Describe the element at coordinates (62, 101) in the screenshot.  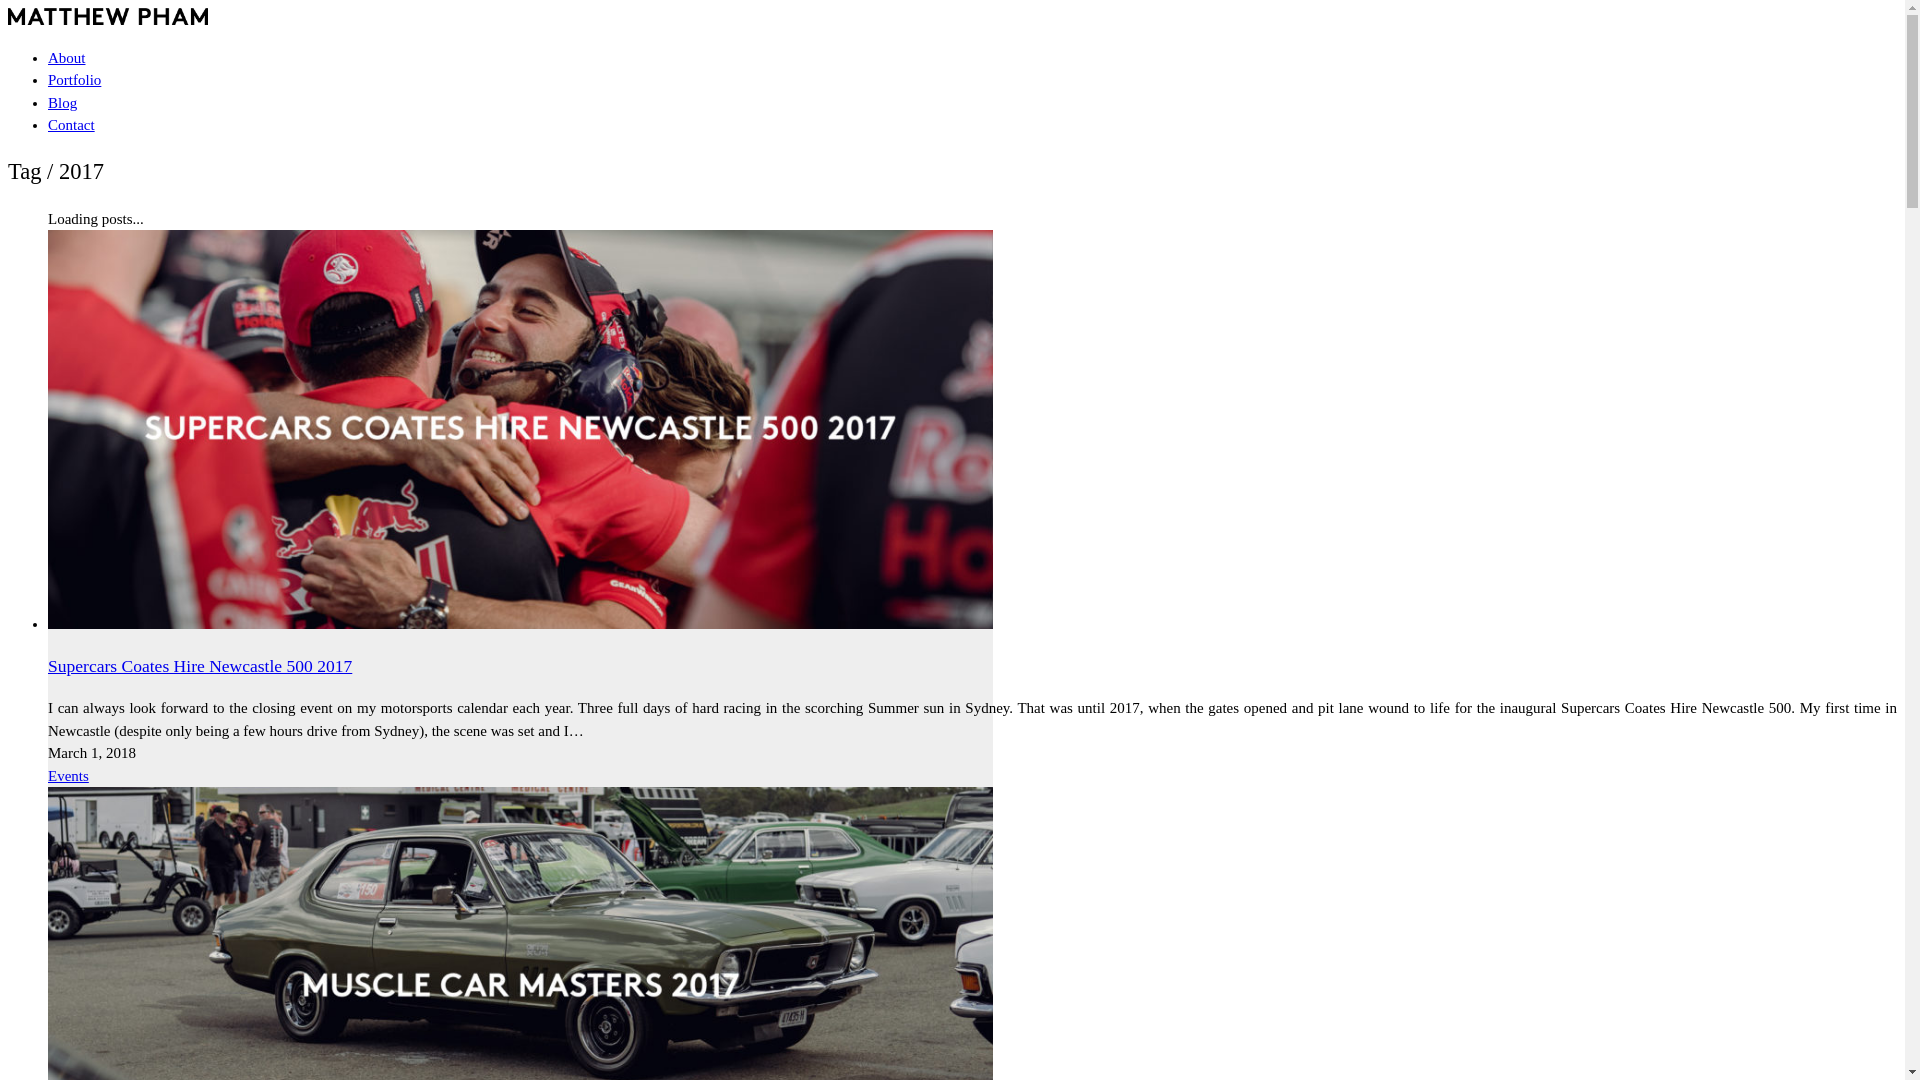
I see `'Blog'` at that location.